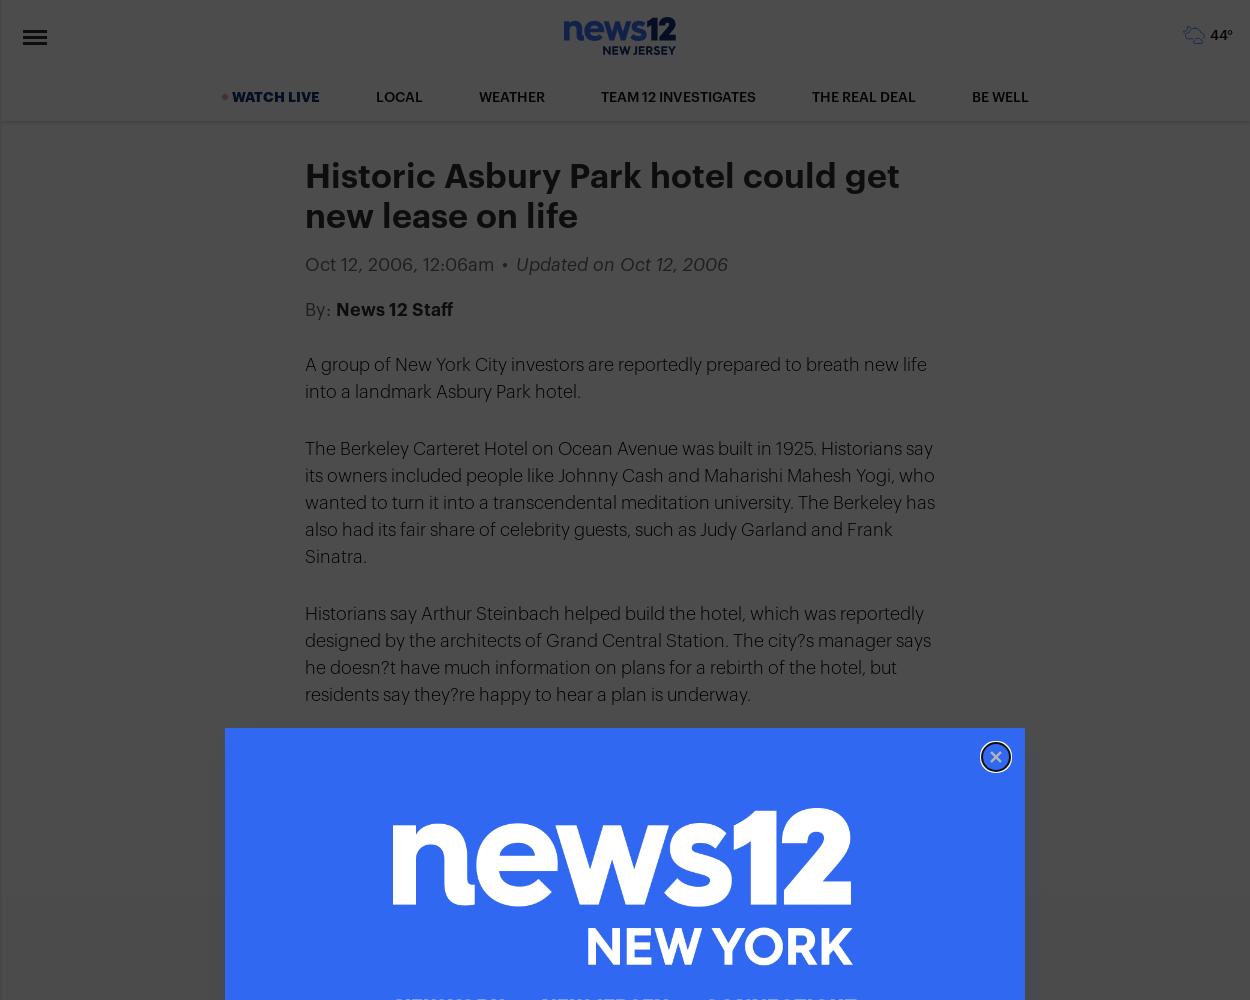 The height and width of the screenshot is (1000, 1250). What do you see at coordinates (617, 654) in the screenshot?
I see `'Historians say Arthur Steinbach helped build the hotel, which was reportedly designed by the architects of Grand Central Station. The city?s manager says he doesn?t have much information on plans for a rebirth of the hotel, but residents say they?re happy to hear a plan is underway.'` at bounding box center [617, 654].